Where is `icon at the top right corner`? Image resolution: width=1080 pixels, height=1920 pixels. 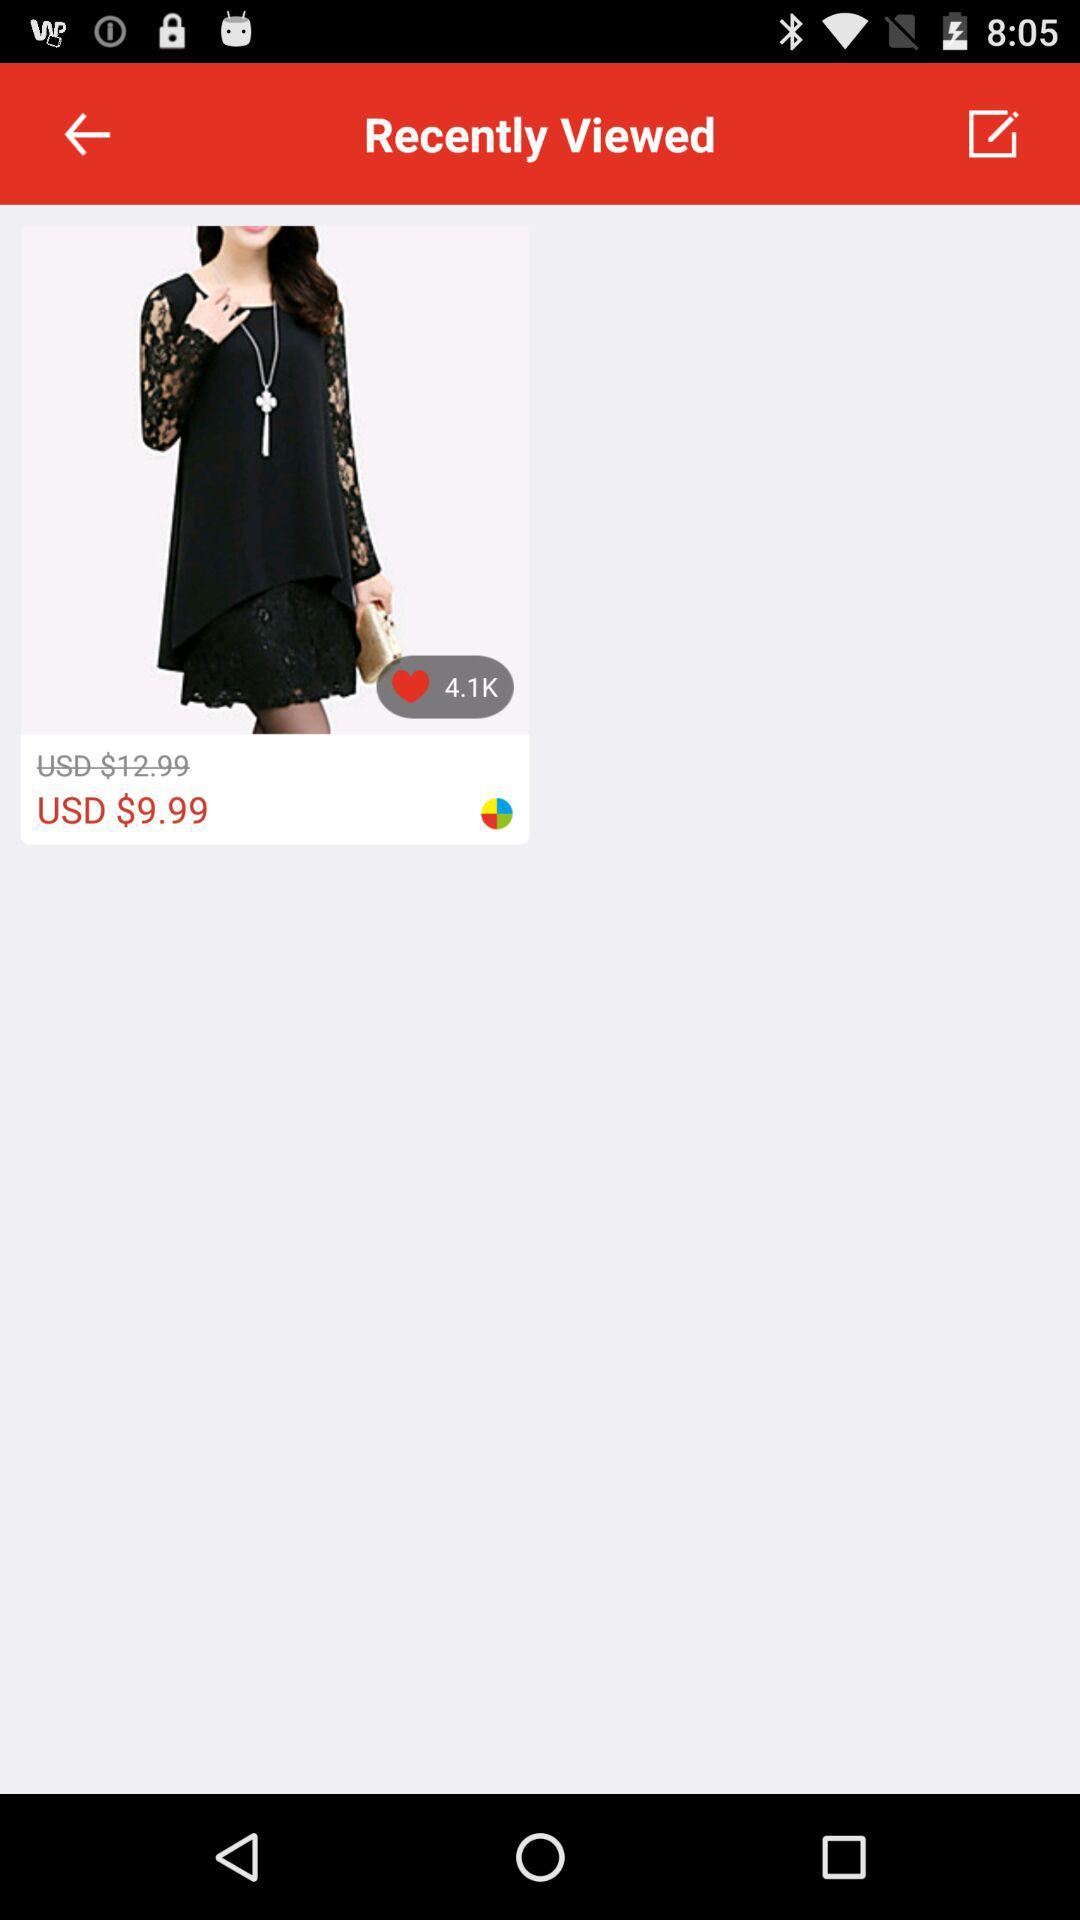
icon at the top right corner is located at coordinates (992, 132).